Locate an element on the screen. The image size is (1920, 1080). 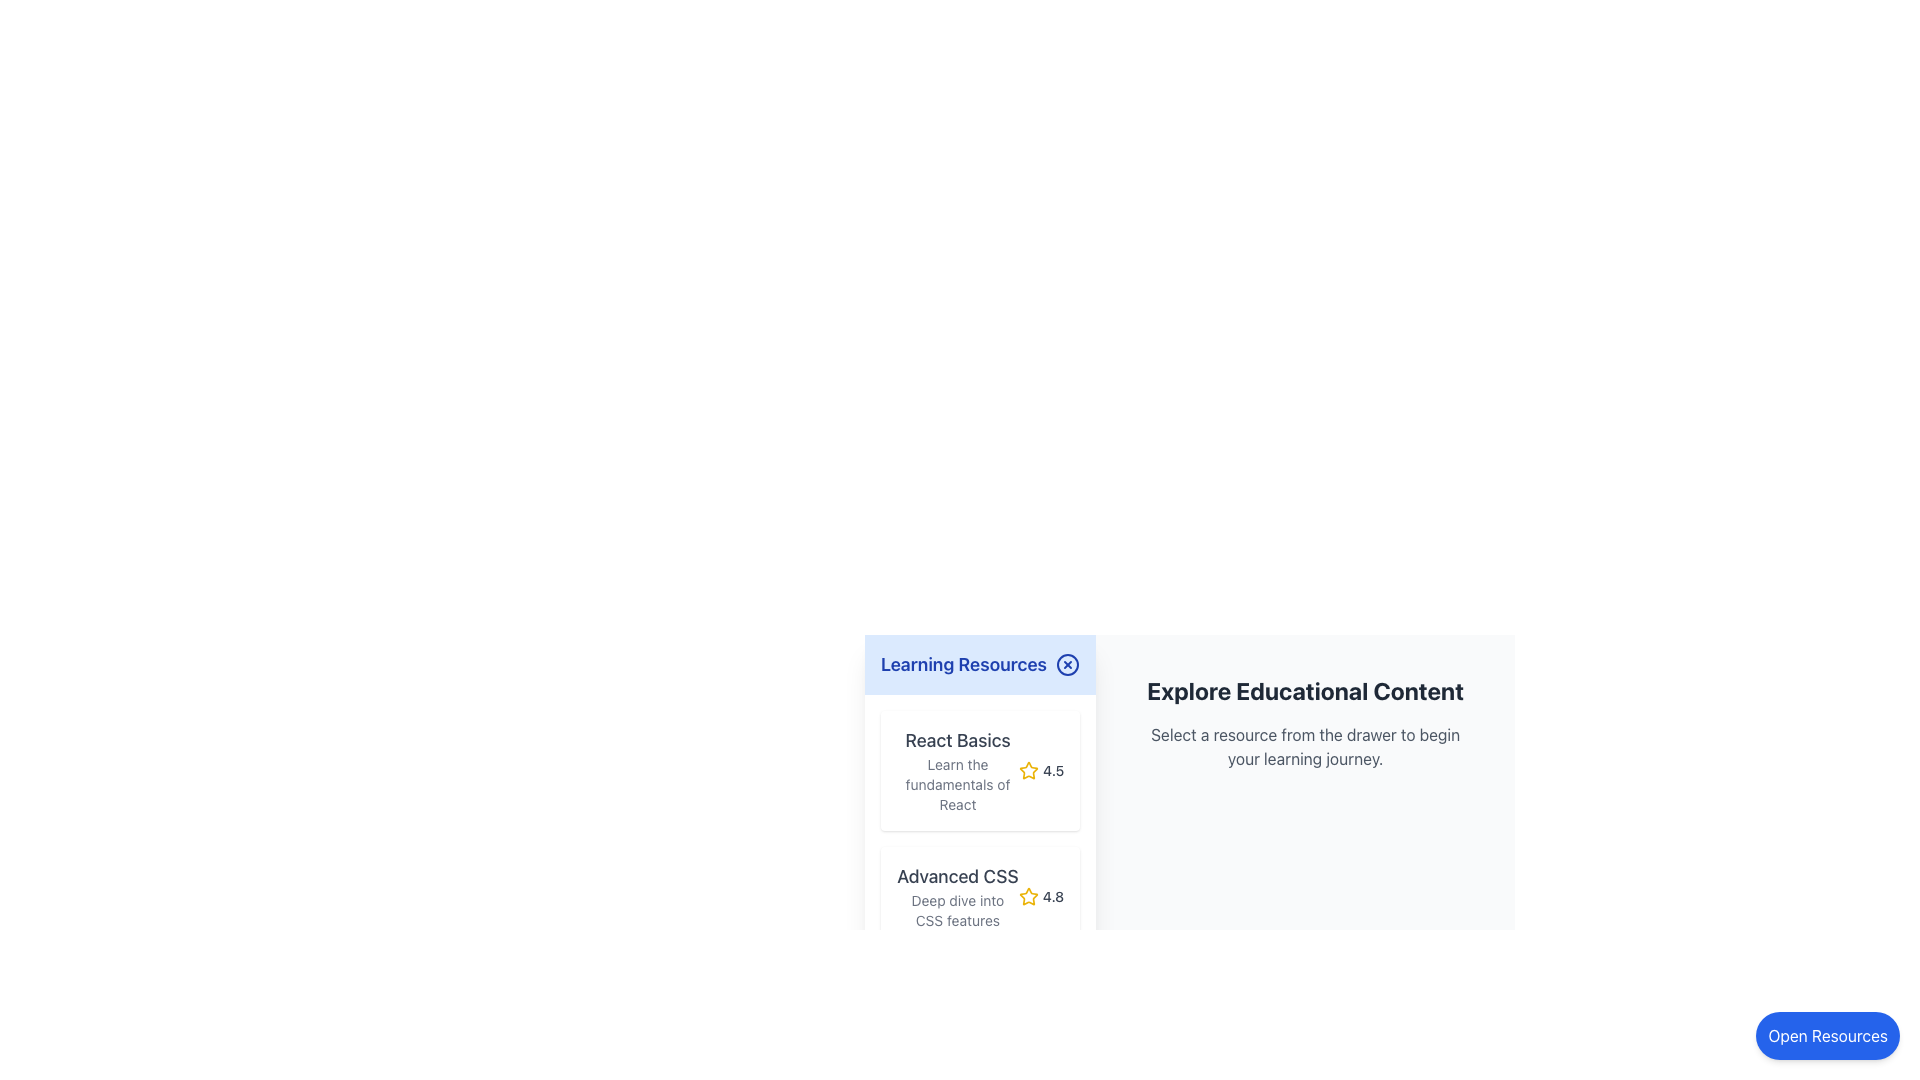
the text label providing additional context for the 'Advanced CSS' resource, located beneath the card's heading in the 'Learning Resources' side panel is located at coordinates (956, 910).